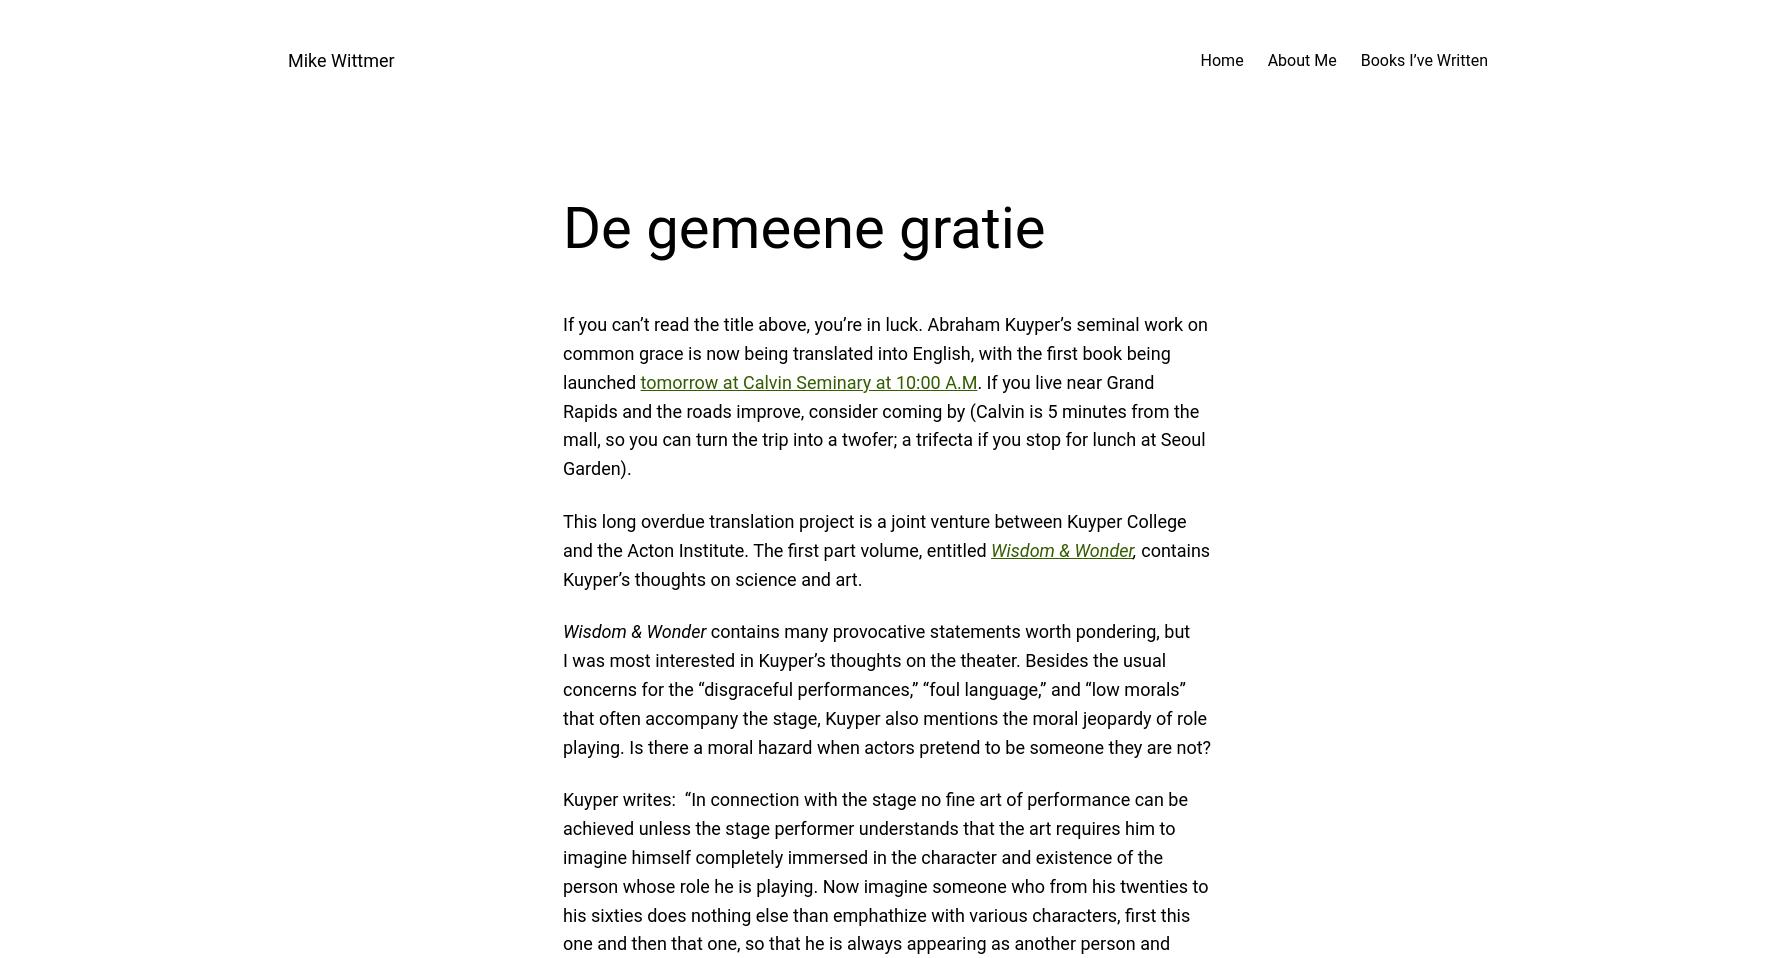 This screenshot has height=958, width=1776. What do you see at coordinates (884, 352) in the screenshot?
I see `'If you can’t read the title above, you’re in luck. Abraham Kuyper’s seminal work on common grace is now being translated into English, with the first book being launched'` at bounding box center [884, 352].